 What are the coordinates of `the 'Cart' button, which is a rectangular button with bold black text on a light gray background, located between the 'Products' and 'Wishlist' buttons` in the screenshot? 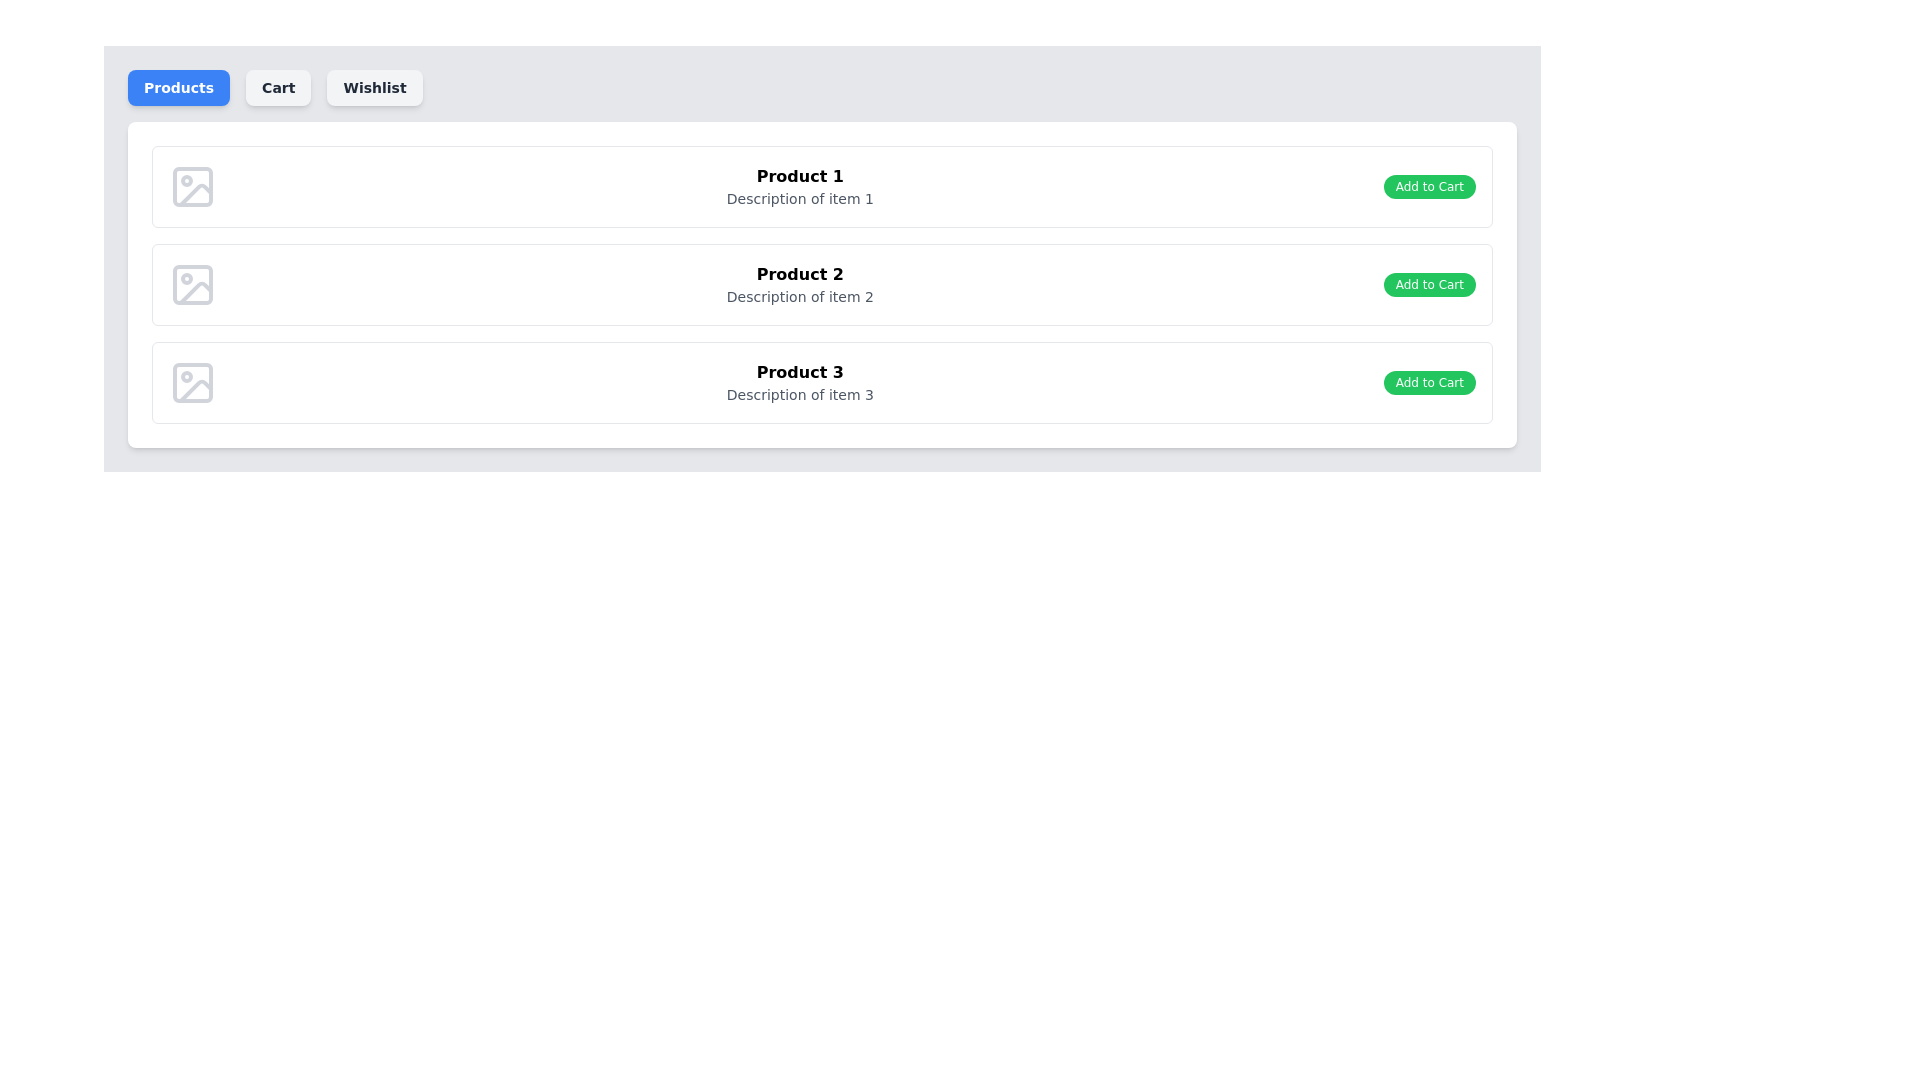 It's located at (277, 87).